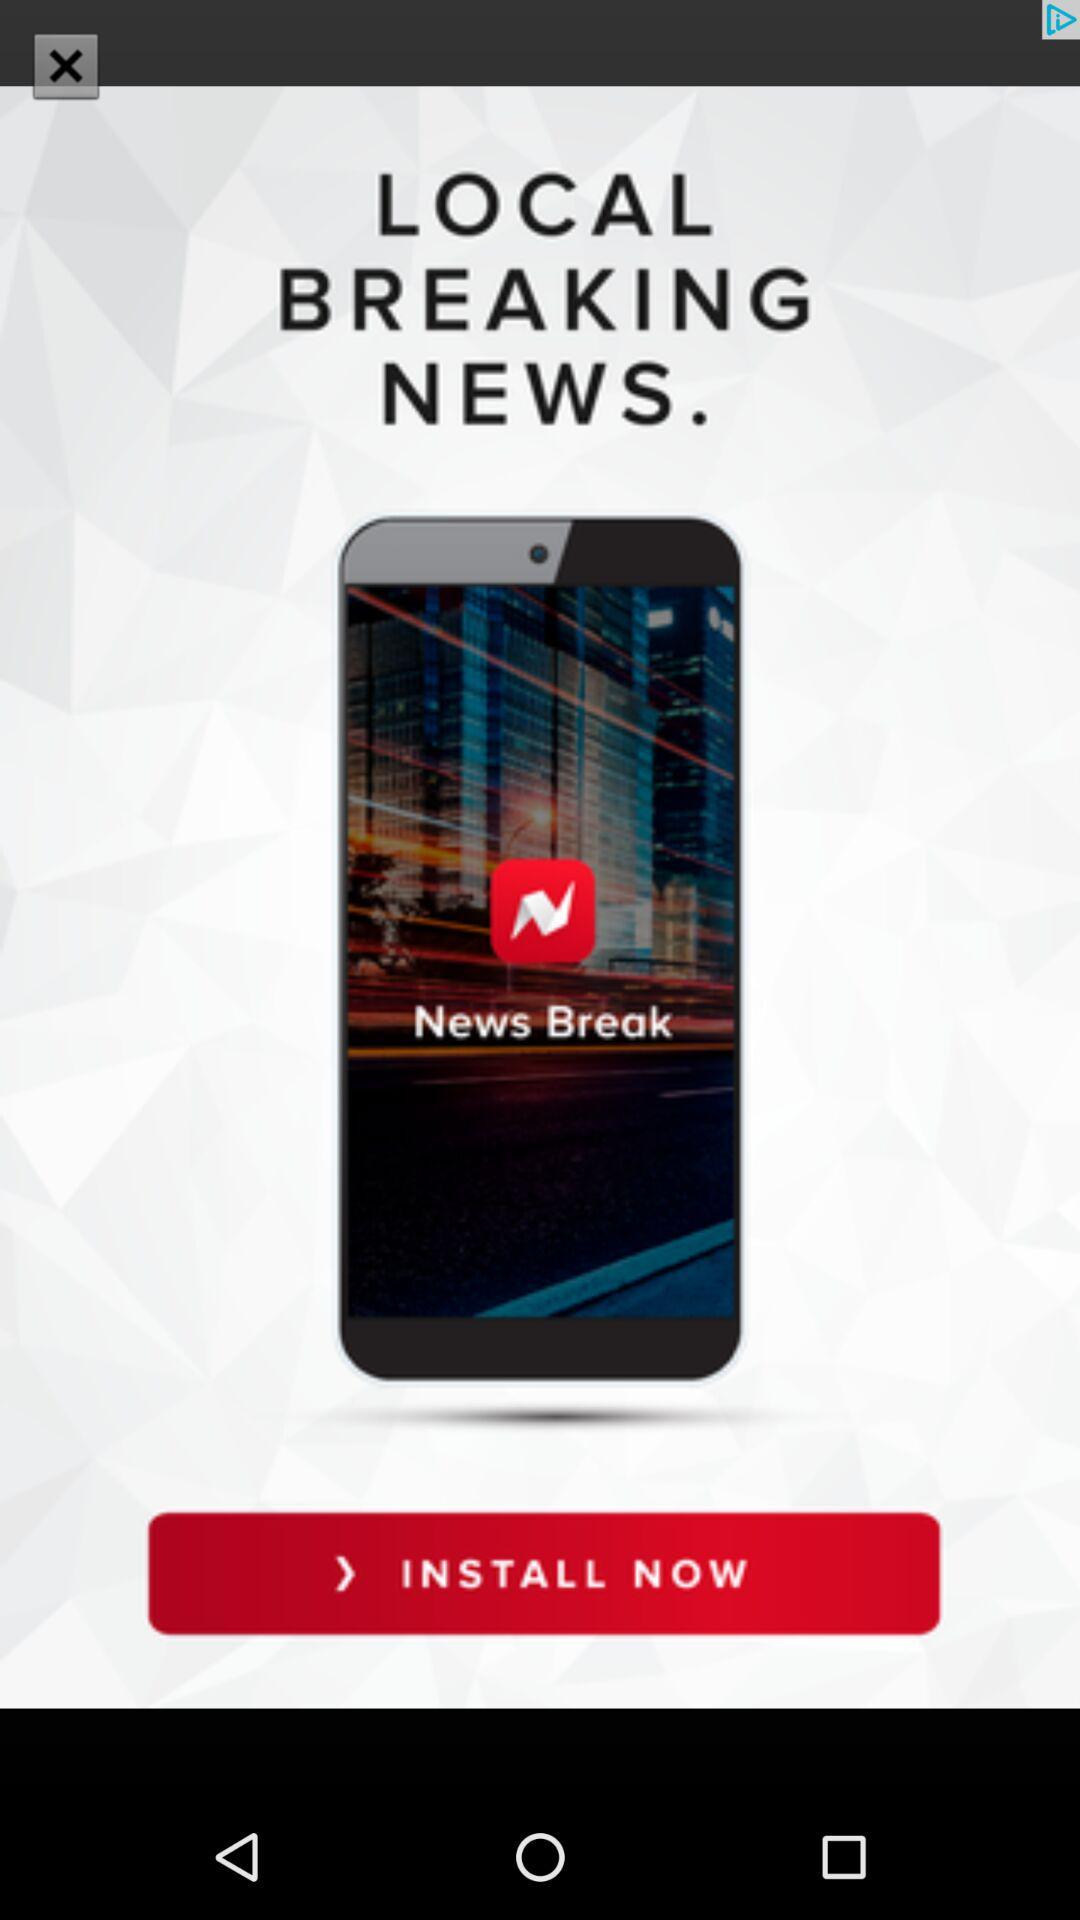 This screenshot has height=1920, width=1080. Describe the element at coordinates (64, 70) in the screenshot. I see `the close icon` at that location.